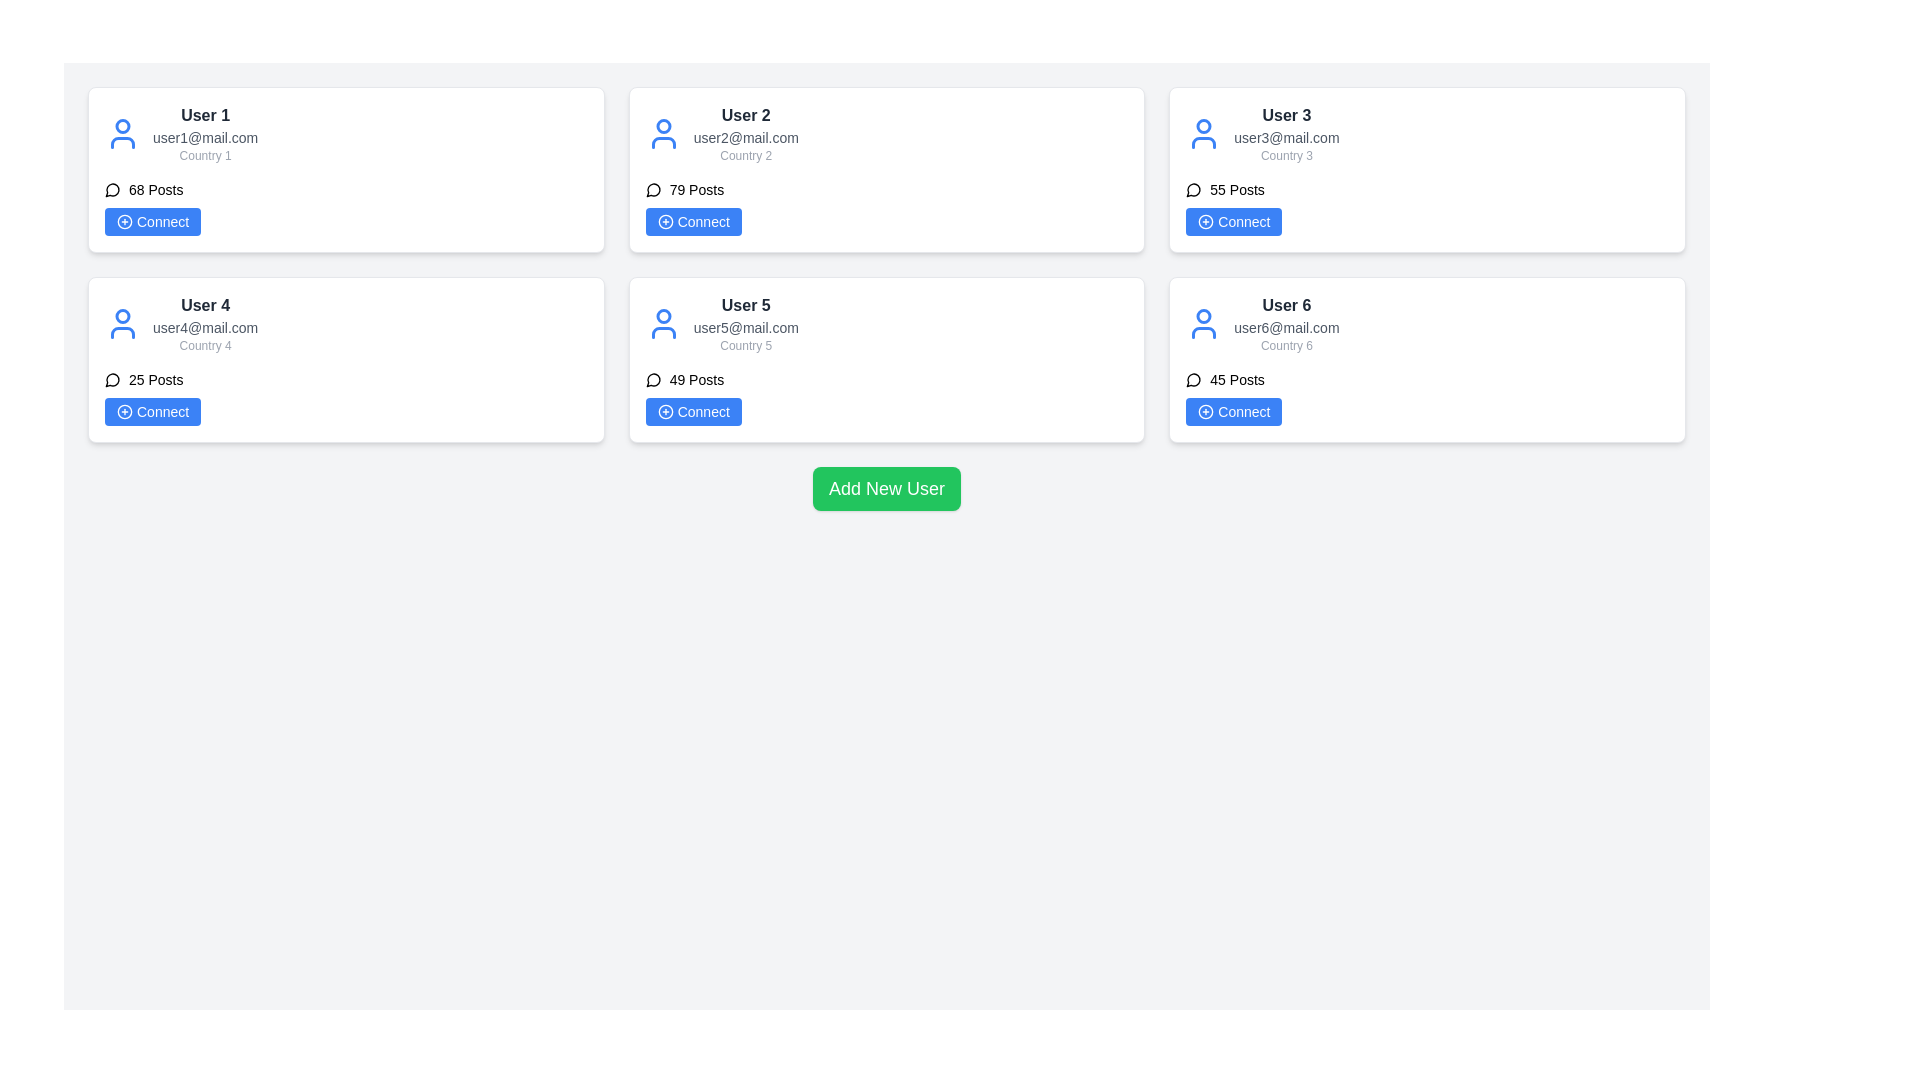  Describe the element at coordinates (122, 323) in the screenshot. I see `the user profile icon located in the top-left corner of the 'User 4' card, which is the leftmost card in the second row of the grid layout` at that location.